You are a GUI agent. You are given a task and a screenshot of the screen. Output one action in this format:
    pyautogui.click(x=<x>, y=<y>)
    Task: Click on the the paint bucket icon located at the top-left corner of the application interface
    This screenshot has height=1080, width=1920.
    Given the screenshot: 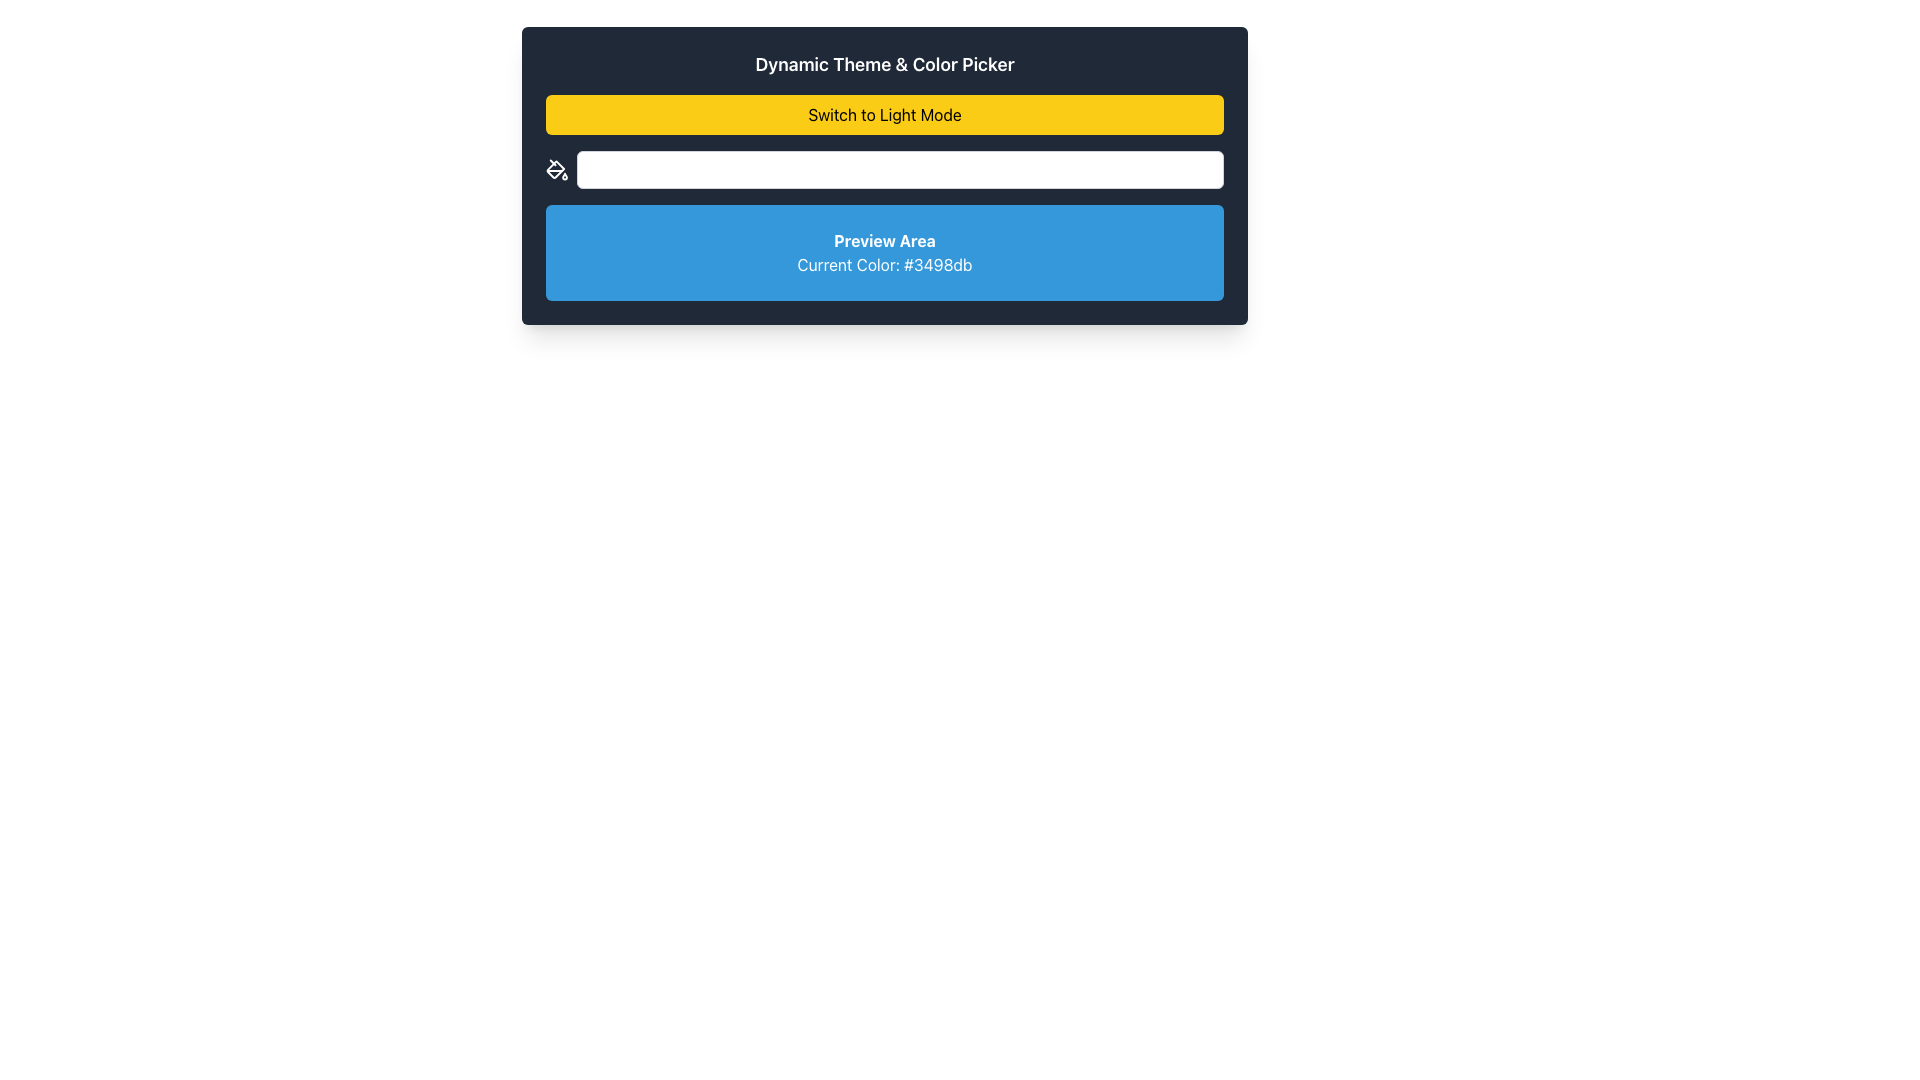 What is the action you would take?
    pyautogui.click(x=557, y=168)
    